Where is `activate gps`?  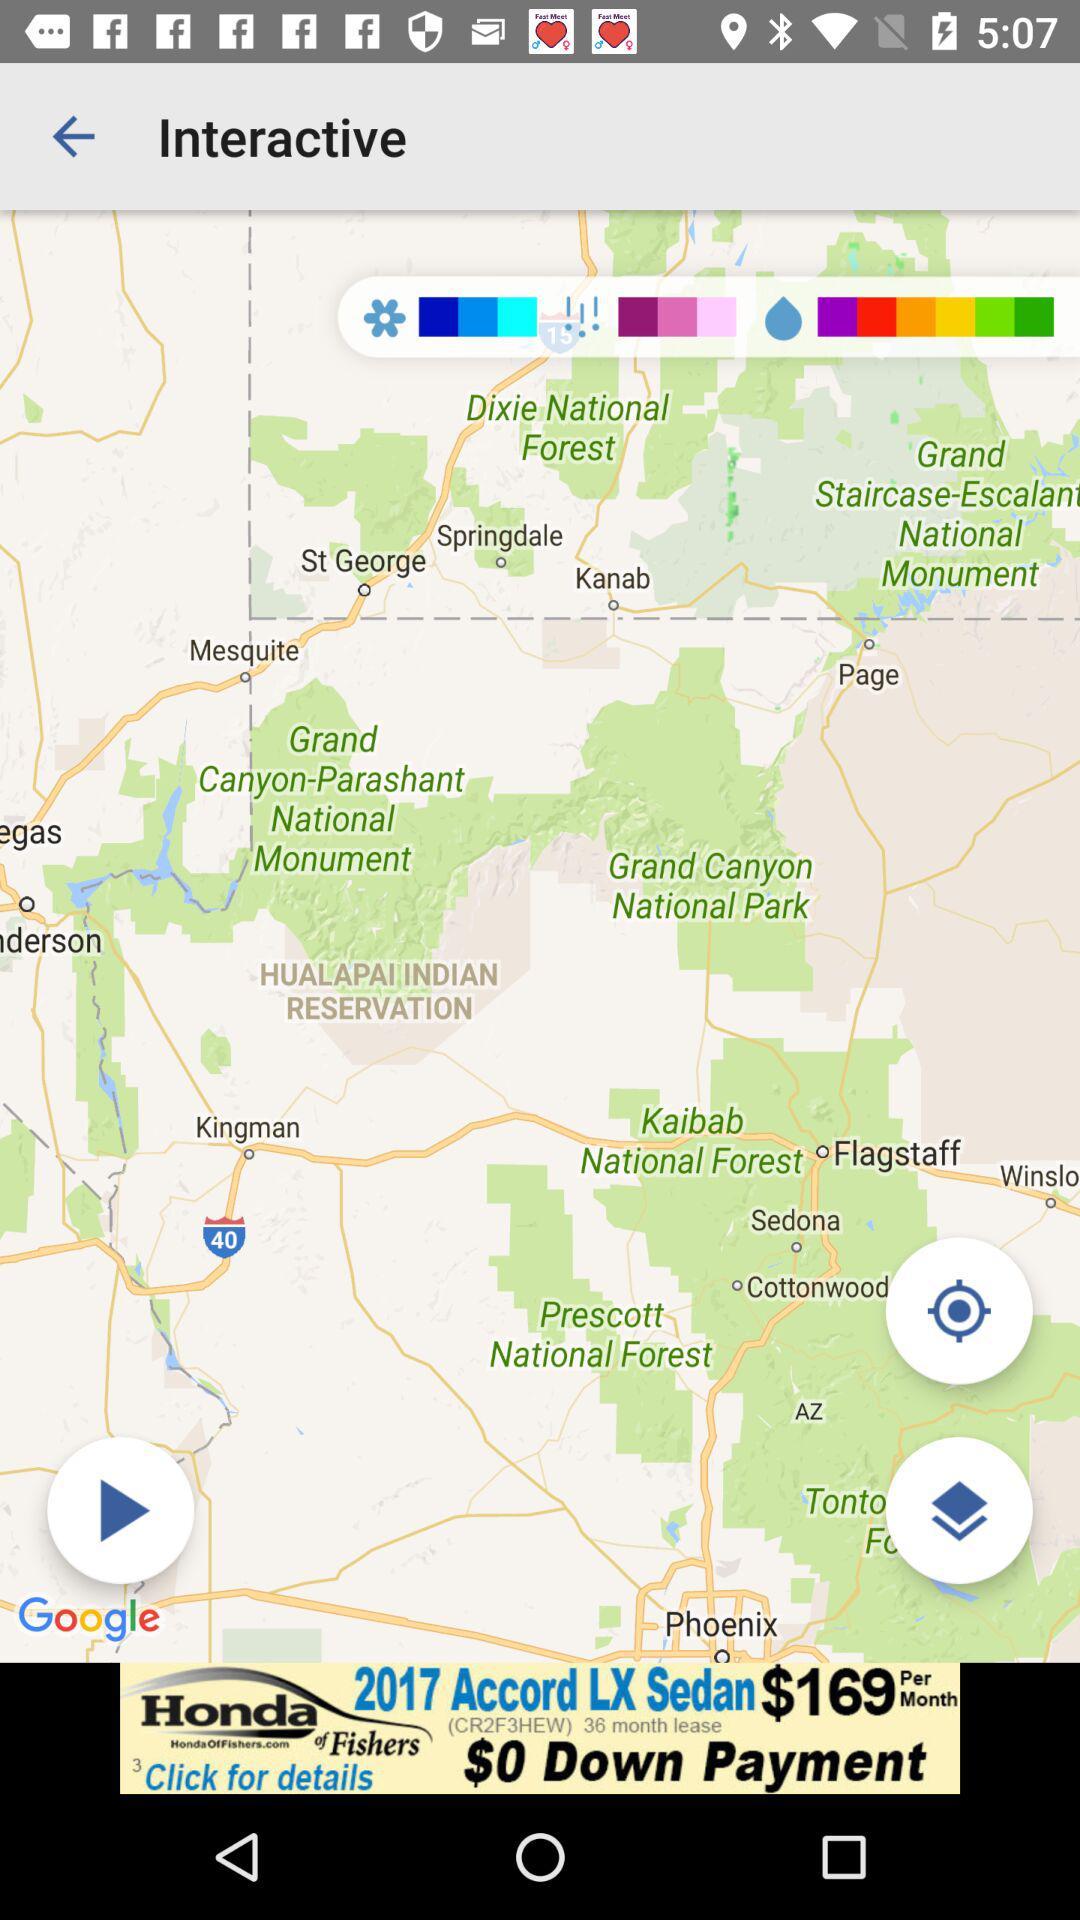 activate gps is located at coordinates (958, 1310).